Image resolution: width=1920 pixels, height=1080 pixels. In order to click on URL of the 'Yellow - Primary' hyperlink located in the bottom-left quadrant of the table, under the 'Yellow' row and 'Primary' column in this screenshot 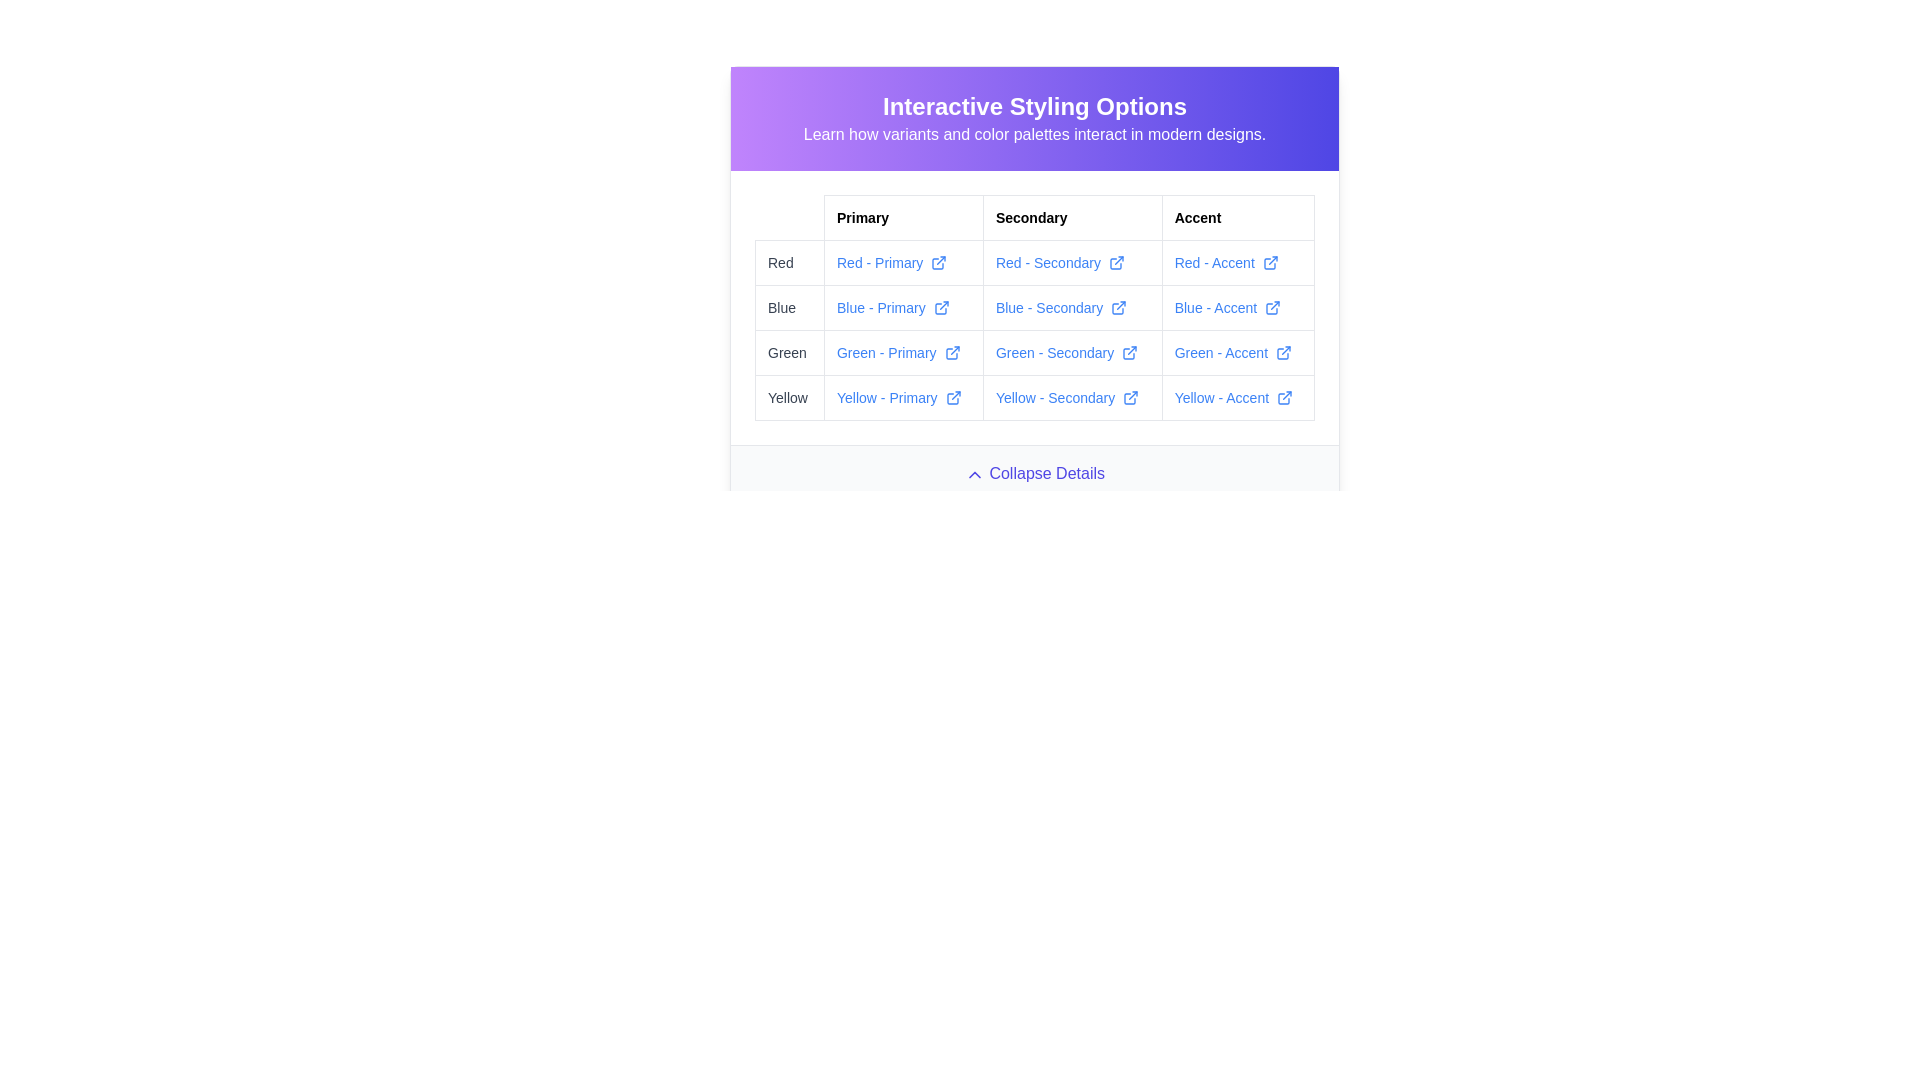, I will do `click(902, 397)`.